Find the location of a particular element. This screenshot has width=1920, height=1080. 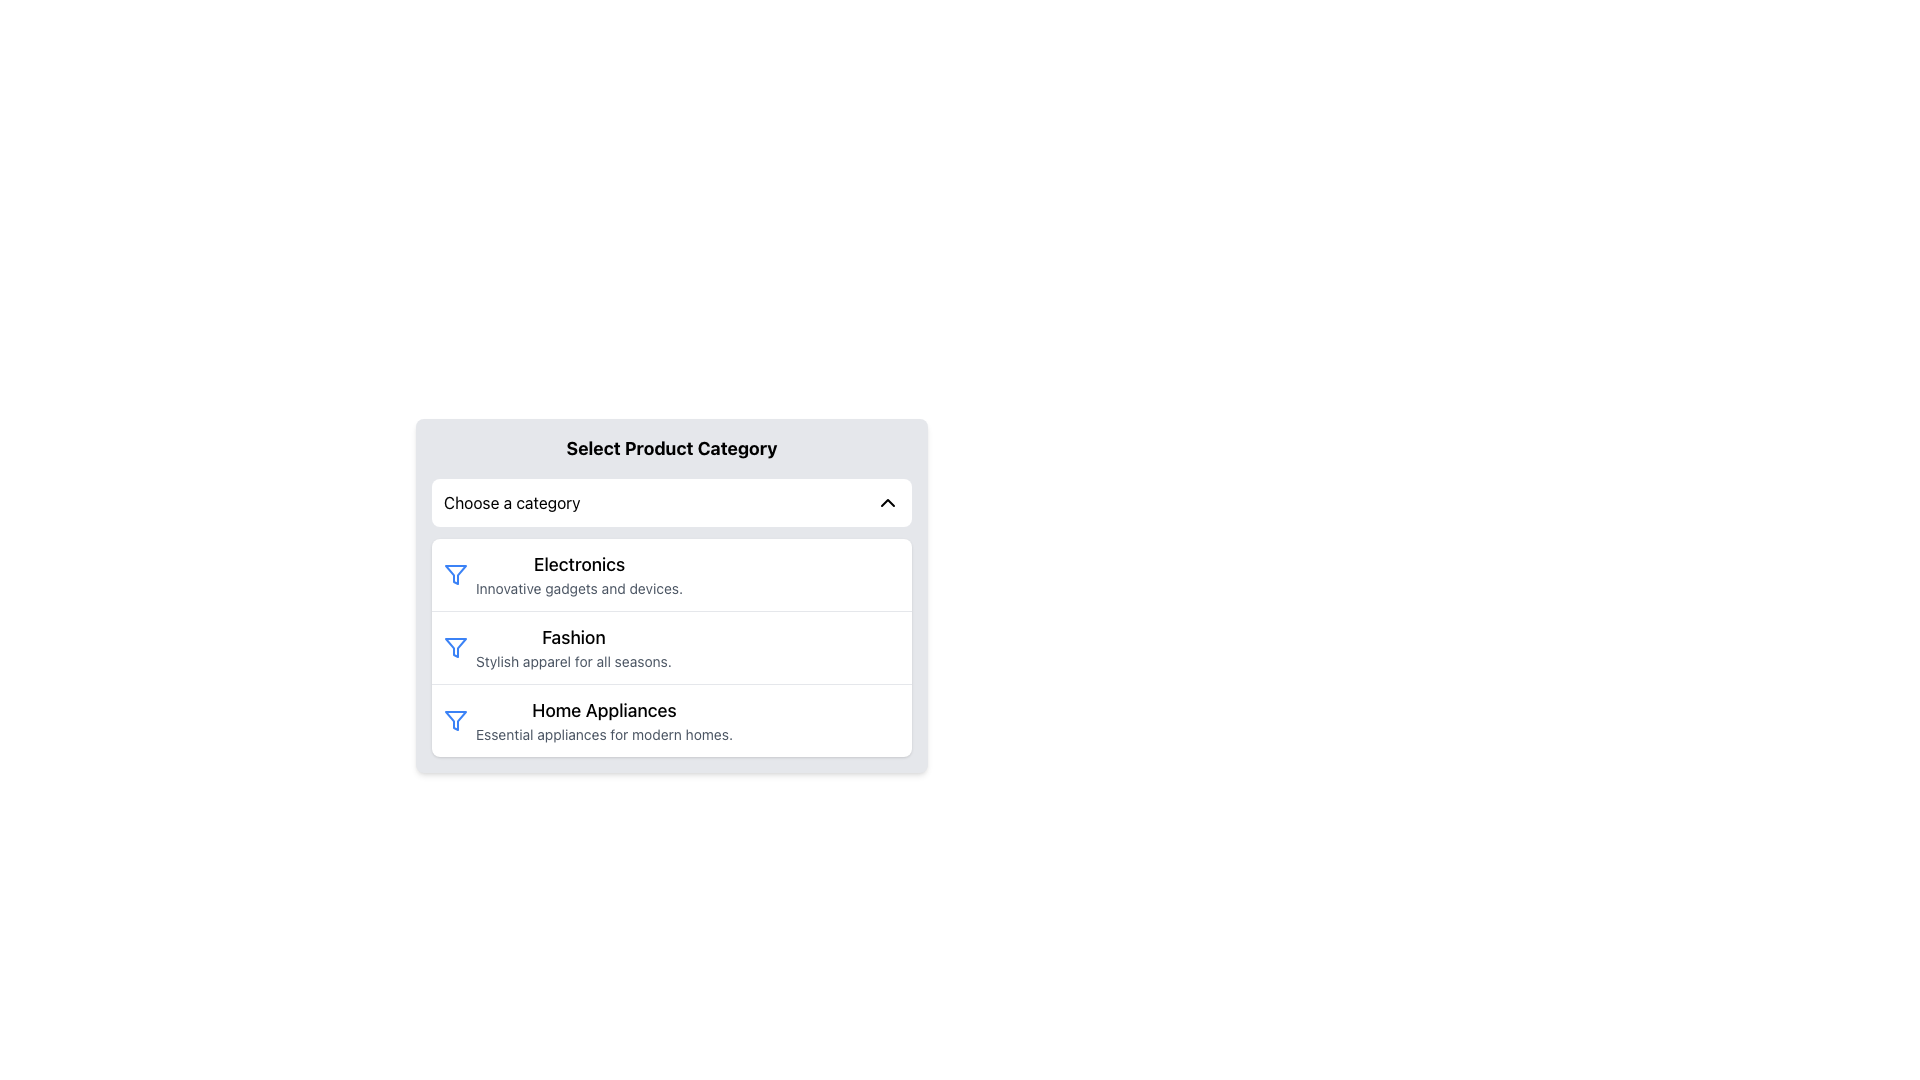

the second item in the category selection list is located at coordinates (672, 647).